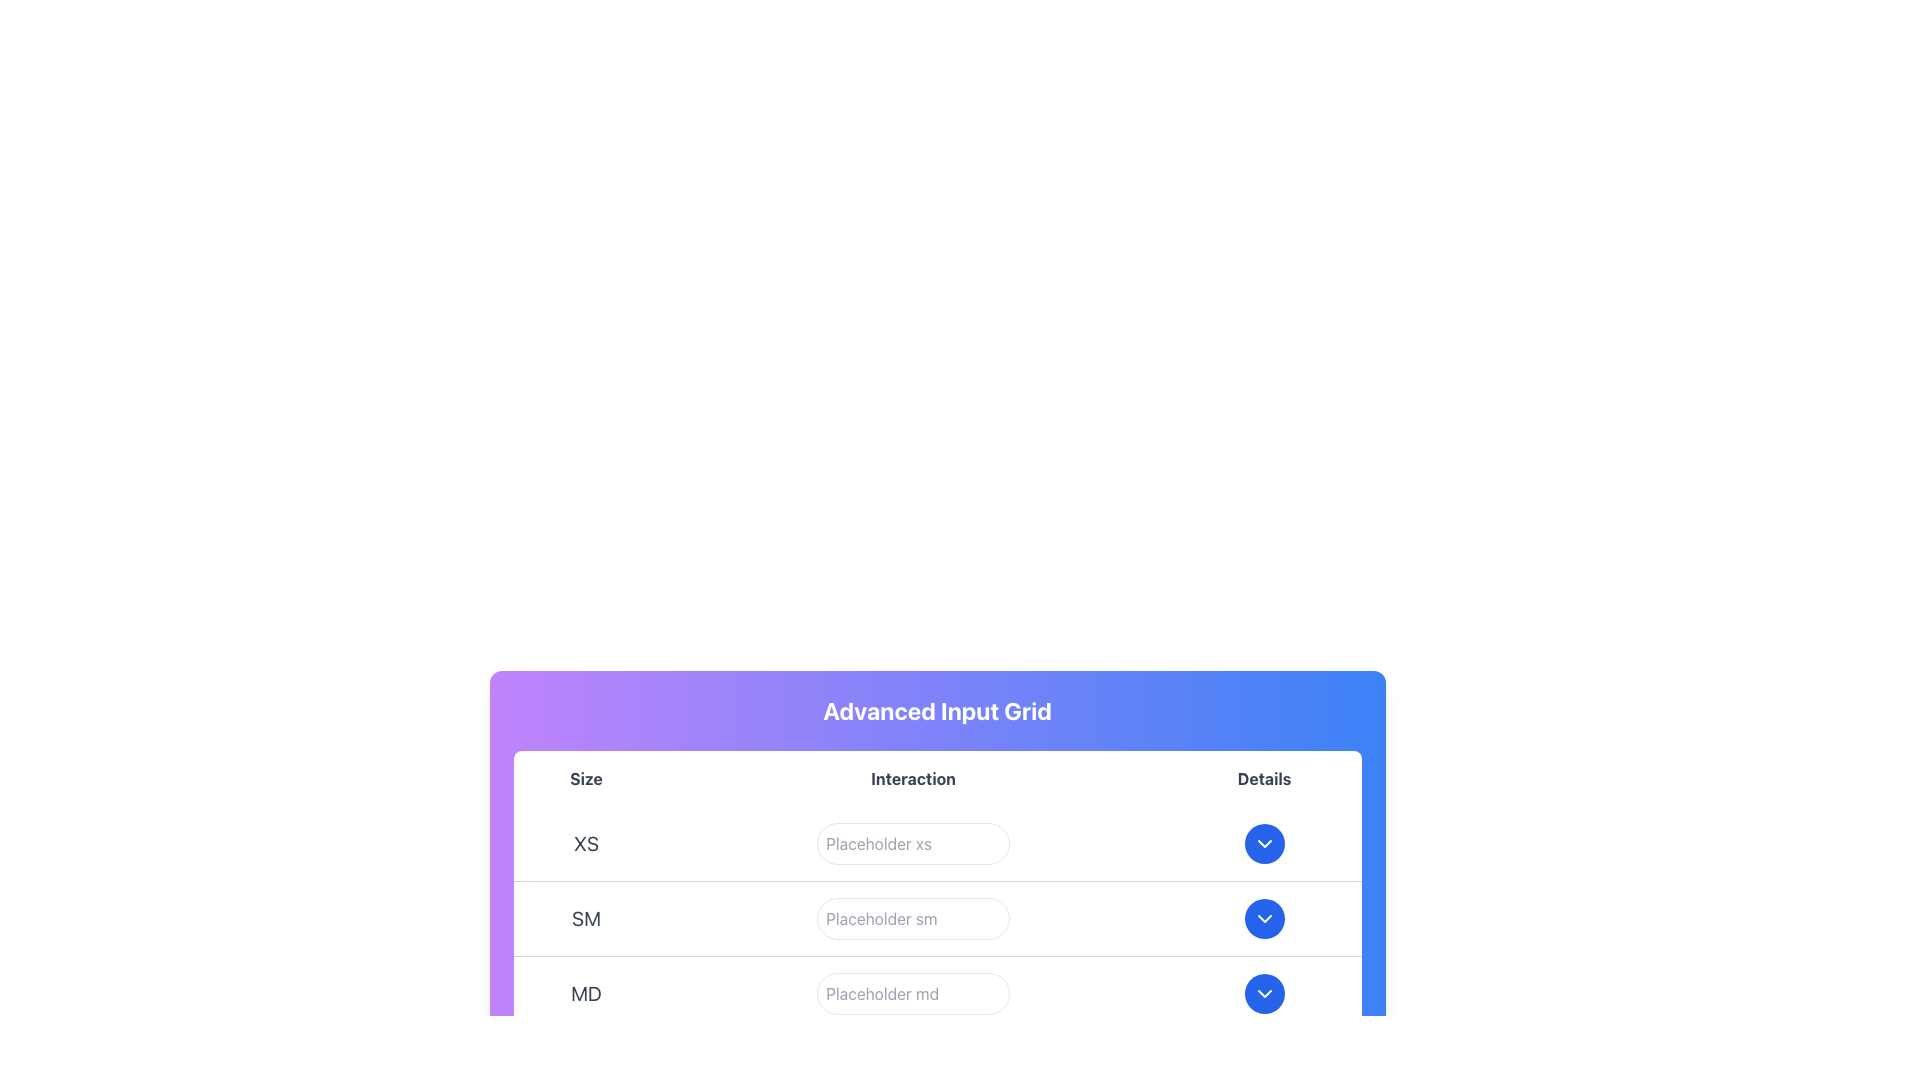 Image resolution: width=1920 pixels, height=1080 pixels. What do you see at coordinates (912, 844) in the screenshot?
I see `the text input field with placeholder 'Placeholder xs' to focus on it` at bounding box center [912, 844].